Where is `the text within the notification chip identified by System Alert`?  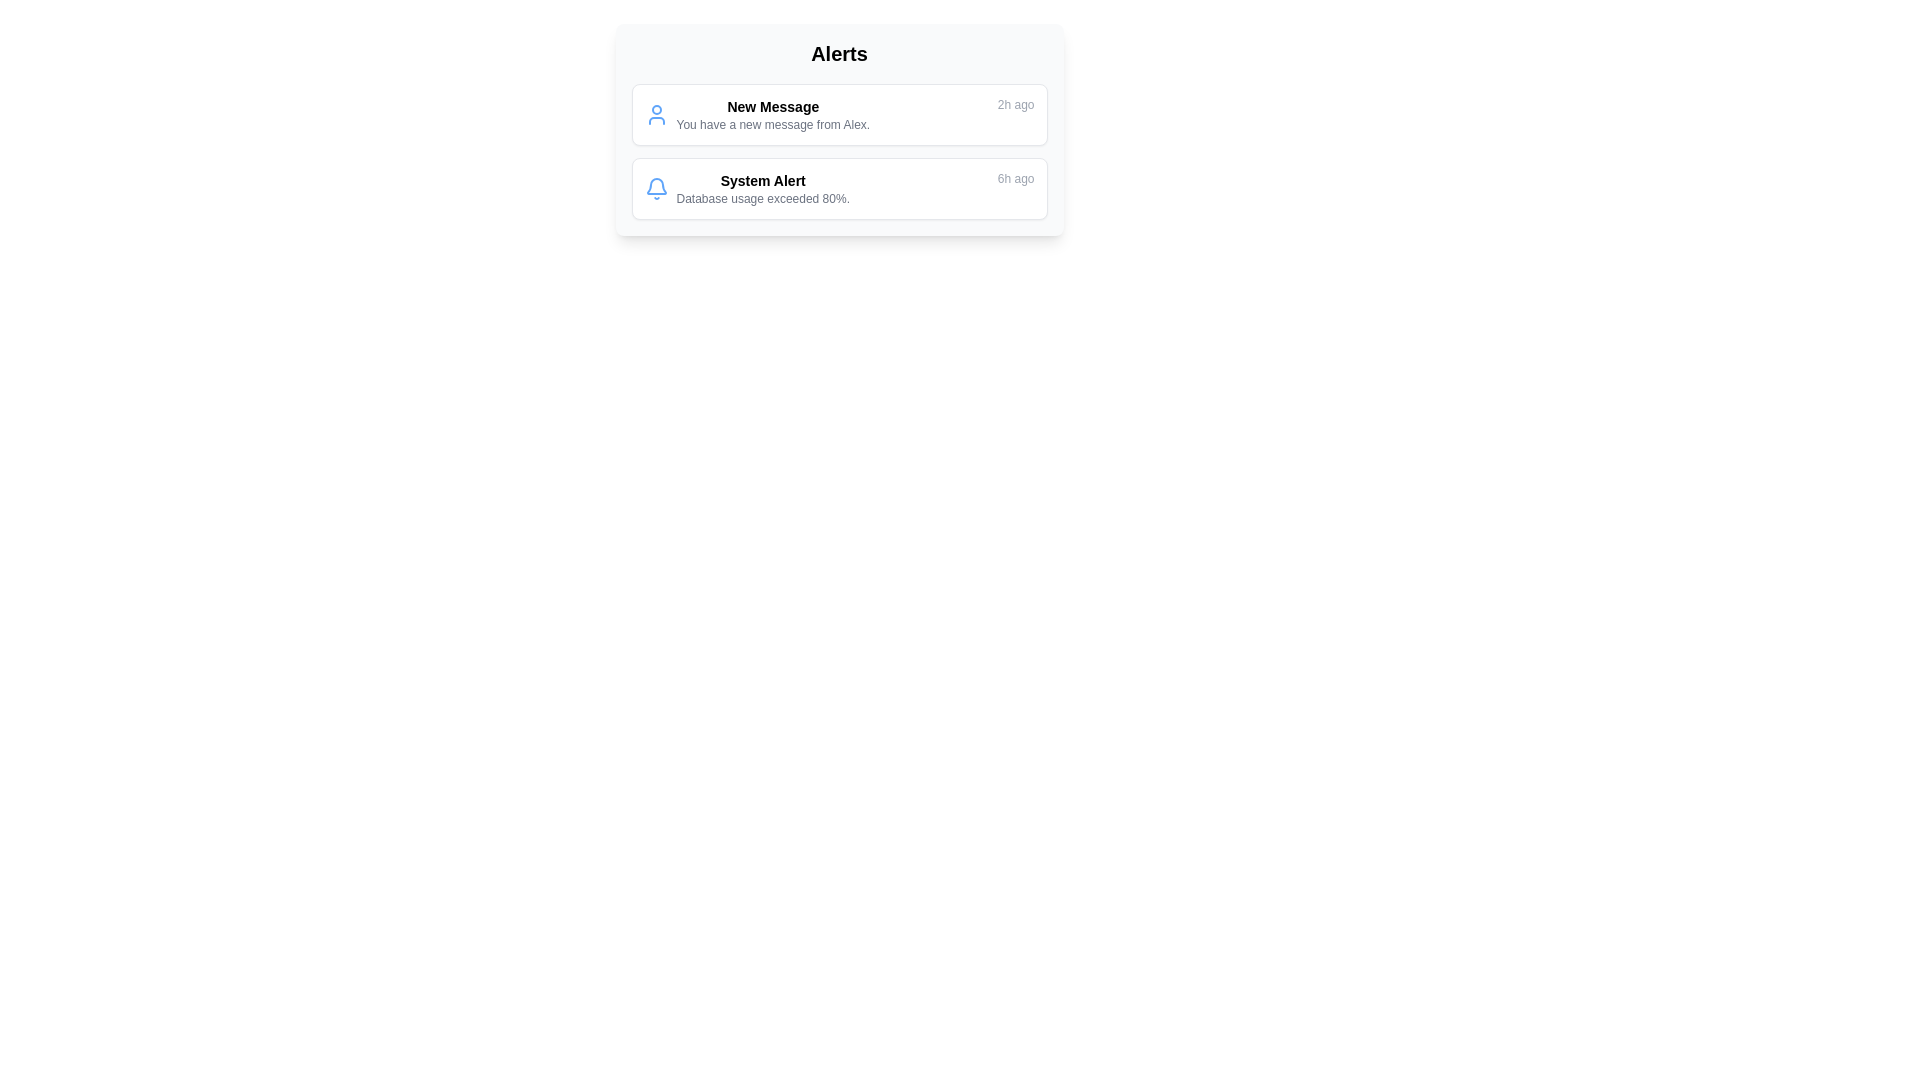 the text within the notification chip identified by System Alert is located at coordinates (746, 189).